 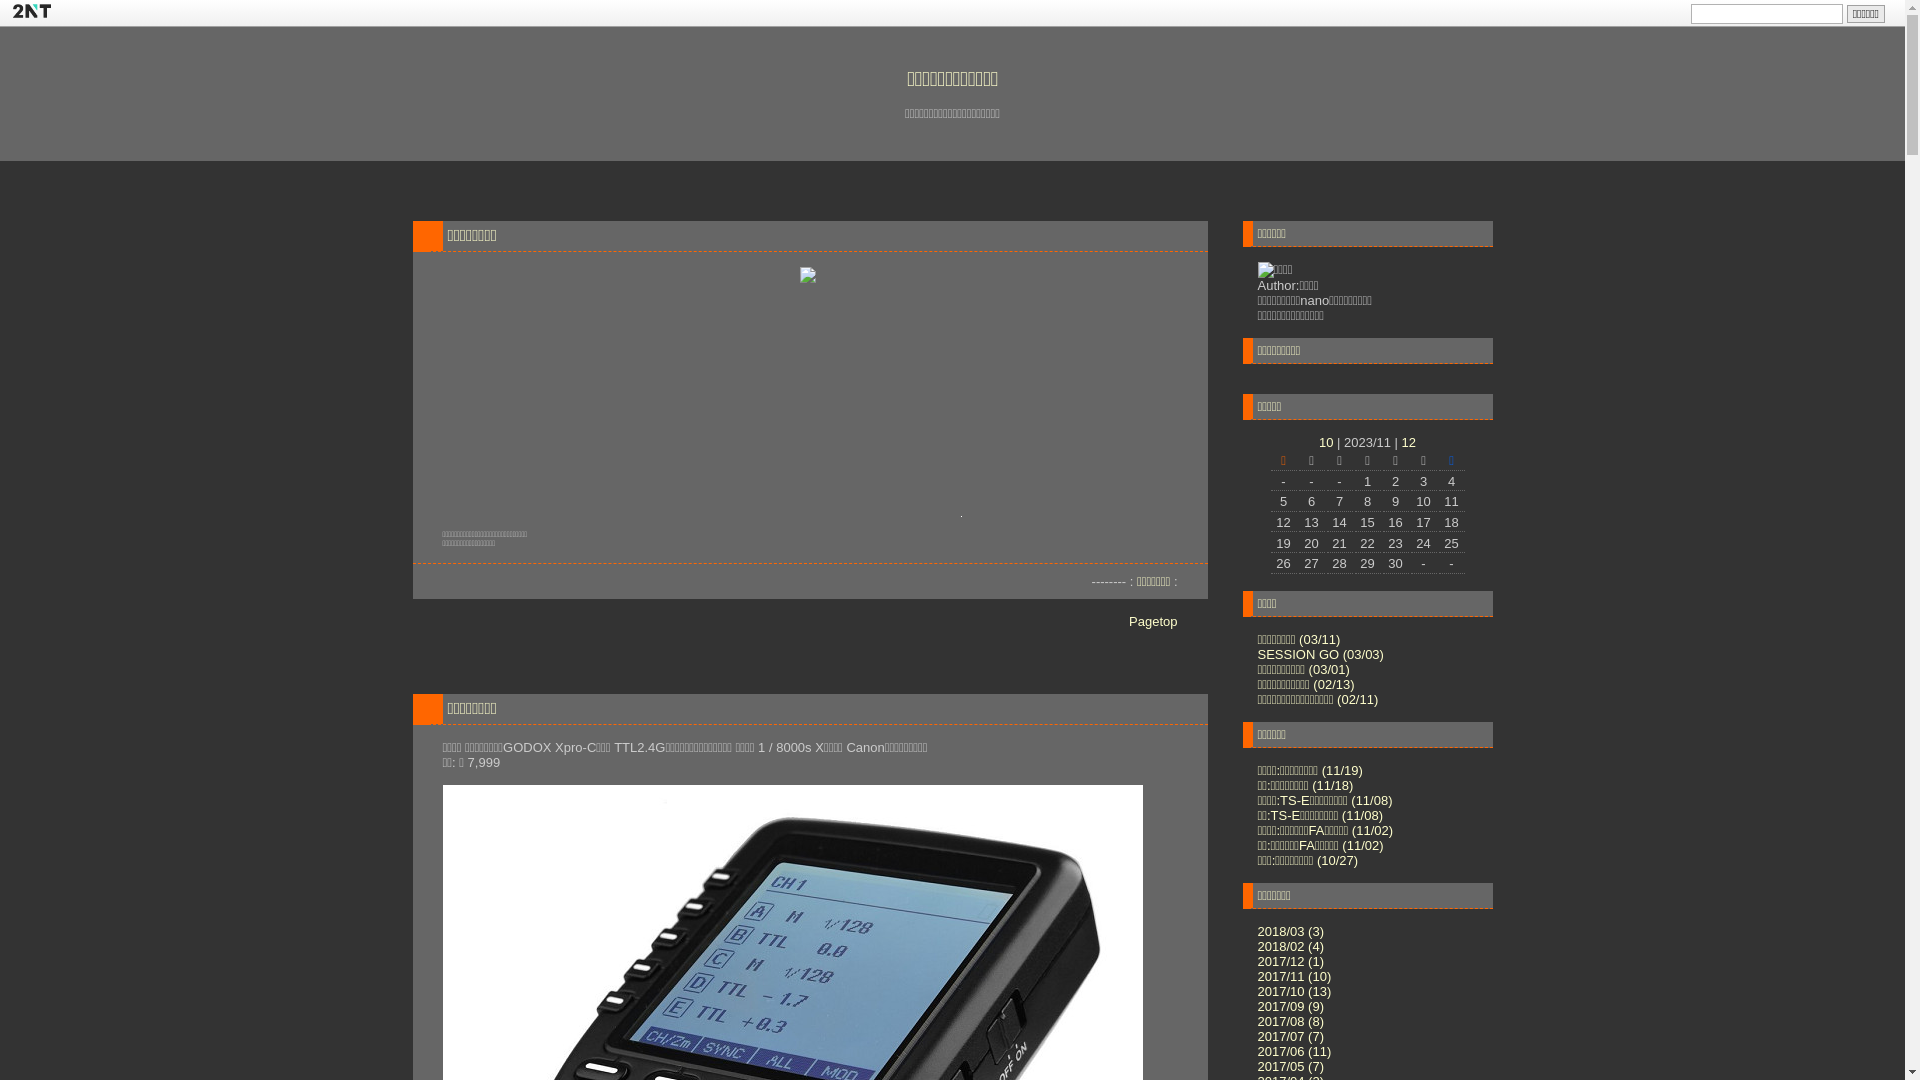 What do you see at coordinates (1256, 975) in the screenshot?
I see `'2017/11 (10)'` at bounding box center [1256, 975].